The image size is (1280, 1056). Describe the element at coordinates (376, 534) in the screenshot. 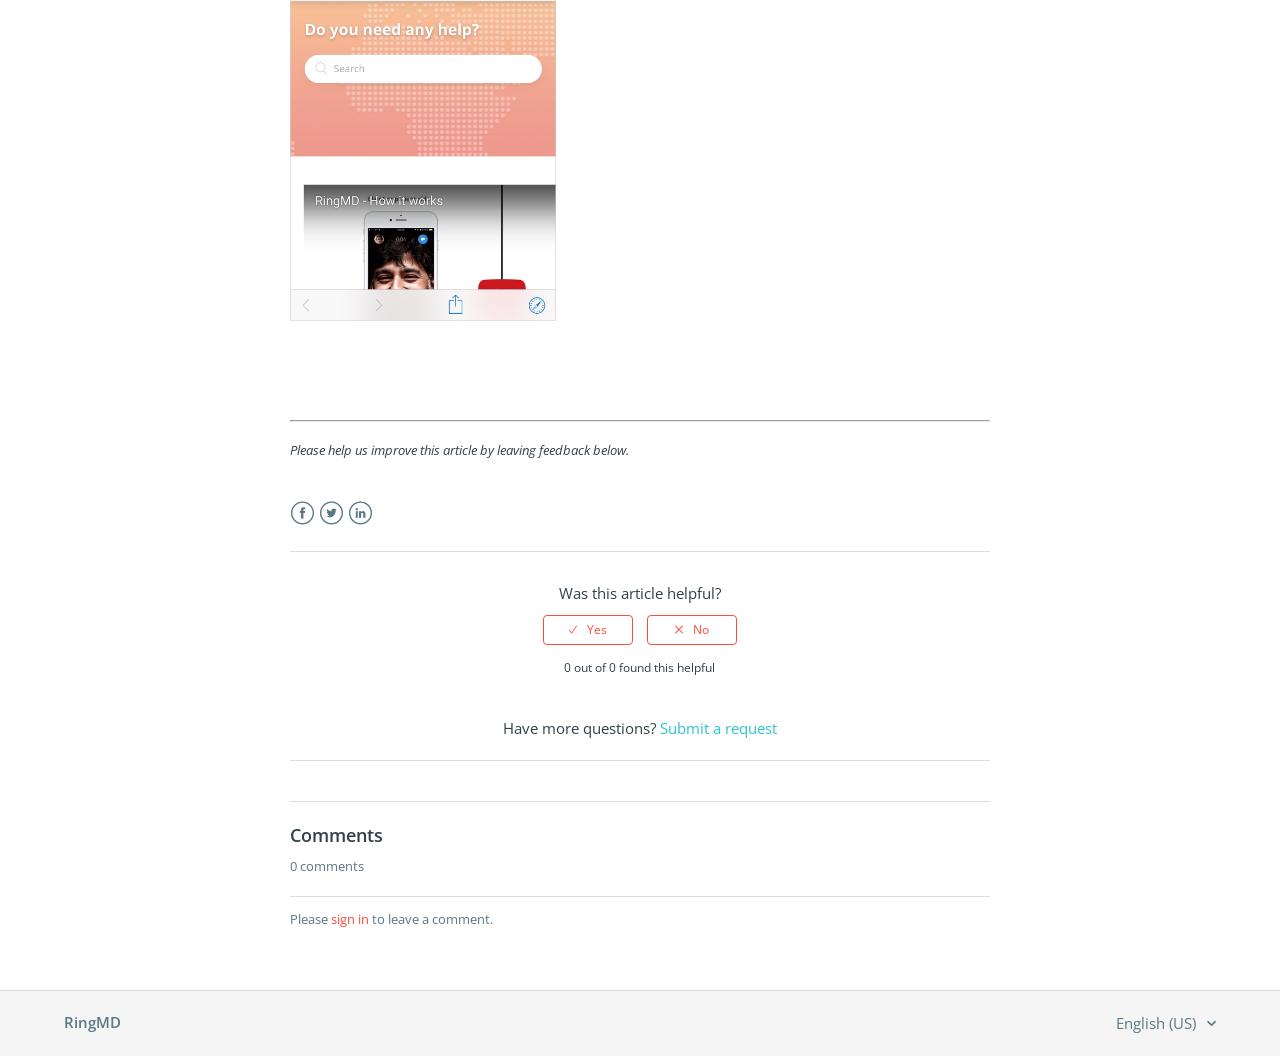

I see `'LinkedIn'` at that location.